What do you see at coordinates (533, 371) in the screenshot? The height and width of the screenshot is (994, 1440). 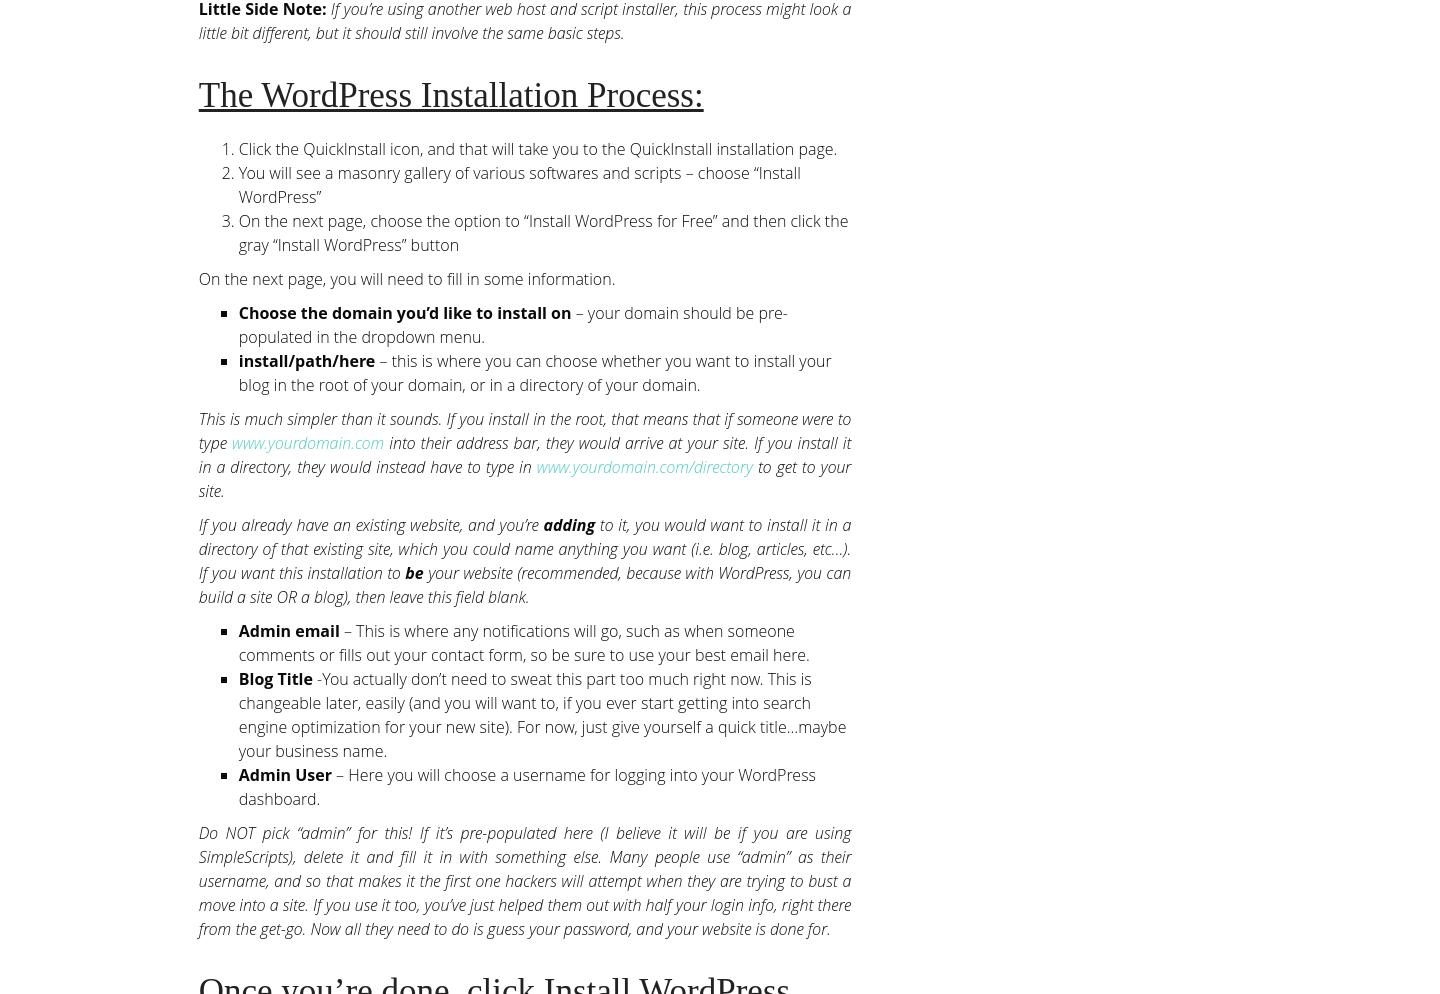 I see `'– this is where you can choose whether you want to install your blog in the root of your domain, or in a directory of your domain.'` at bounding box center [533, 371].